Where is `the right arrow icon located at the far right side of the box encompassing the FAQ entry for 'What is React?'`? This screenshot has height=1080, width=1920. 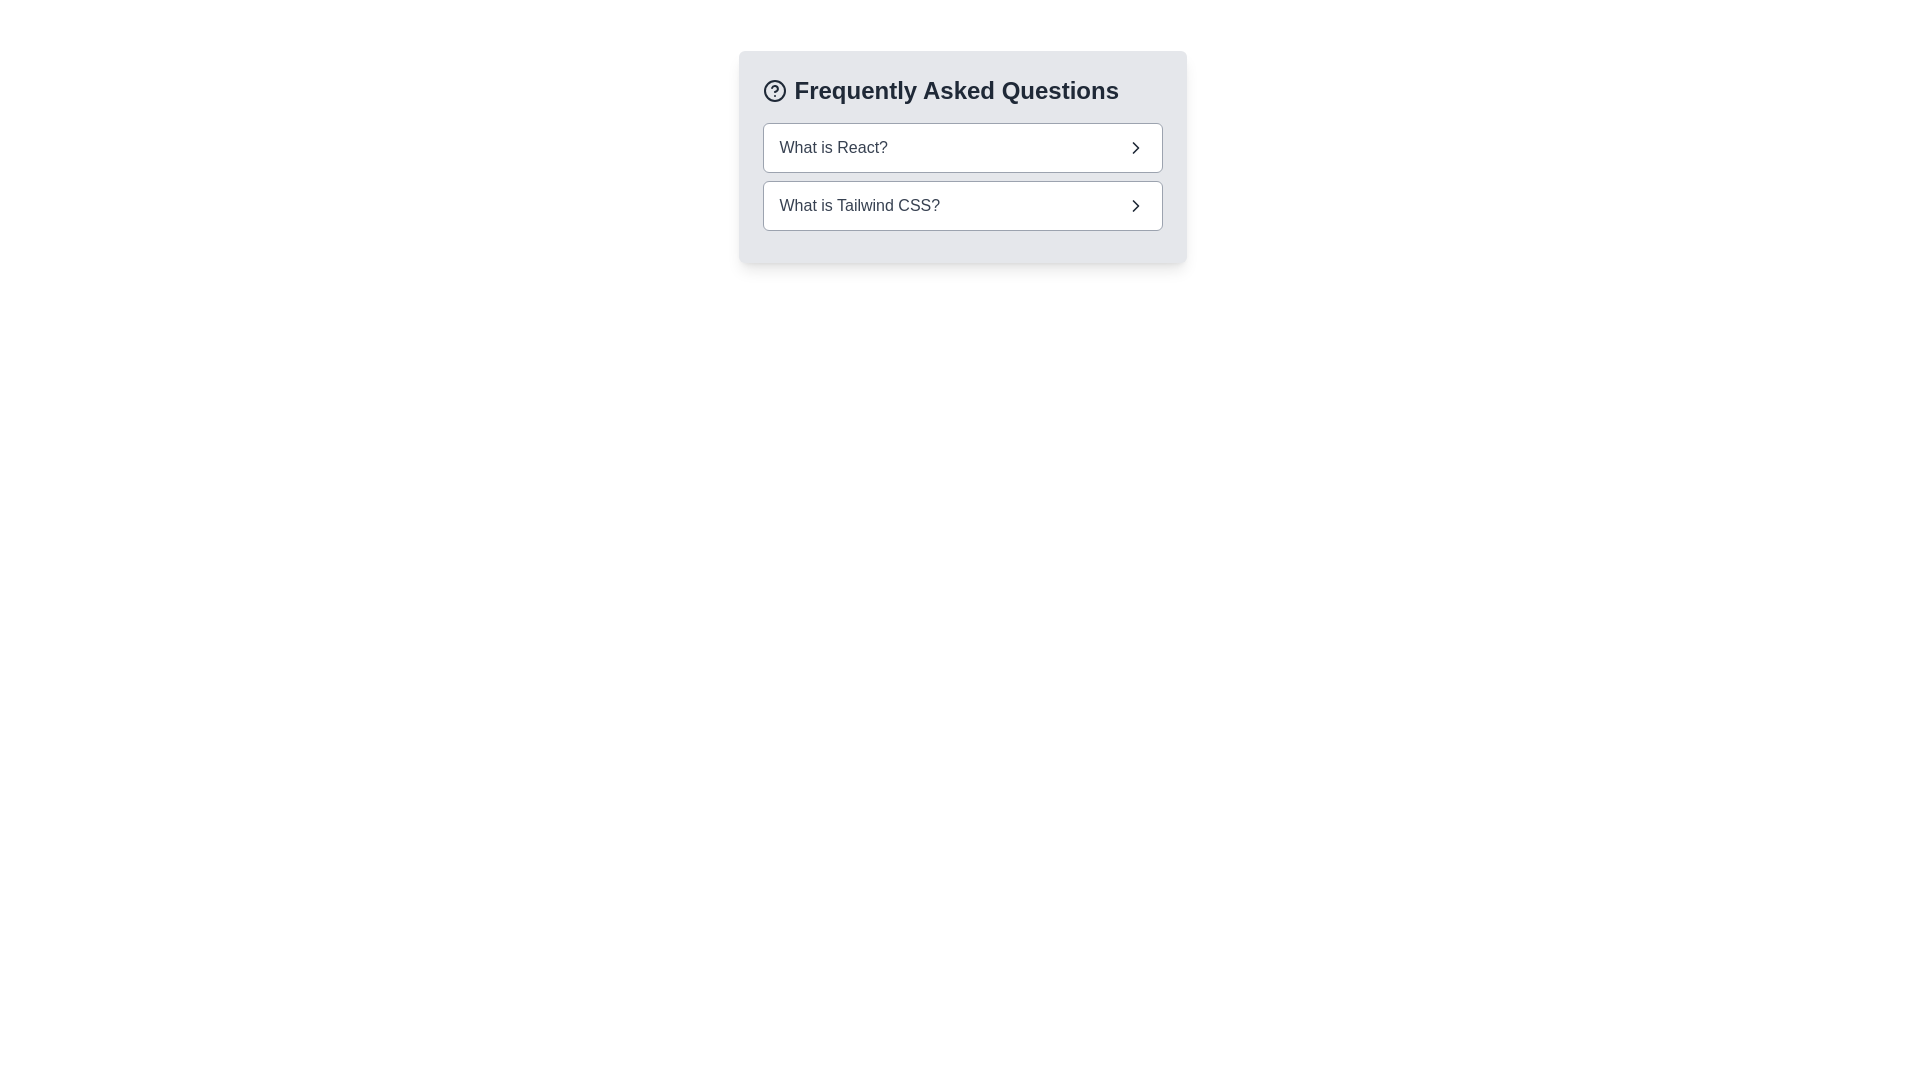 the right arrow icon located at the far right side of the box encompassing the FAQ entry for 'What is React?' is located at coordinates (1135, 146).